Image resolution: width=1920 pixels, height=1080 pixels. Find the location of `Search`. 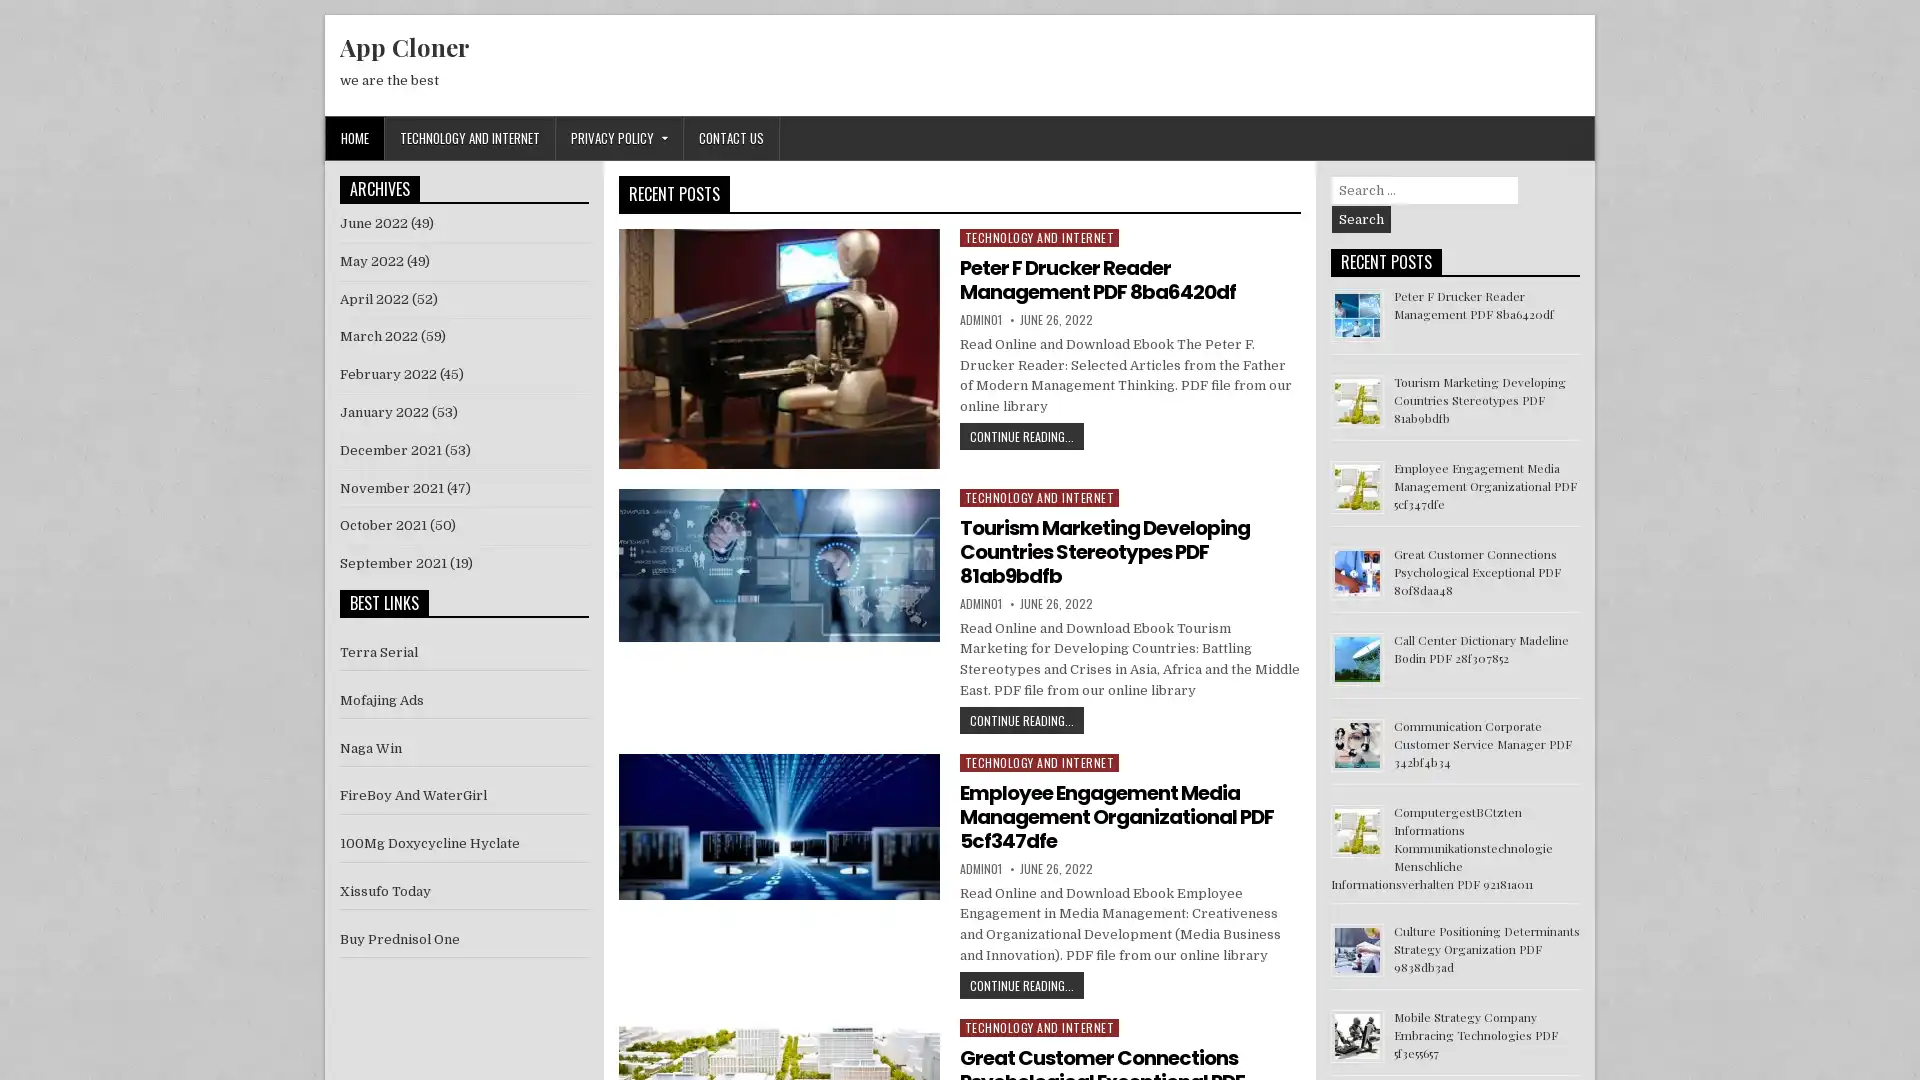

Search is located at coordinates (1360, 219).